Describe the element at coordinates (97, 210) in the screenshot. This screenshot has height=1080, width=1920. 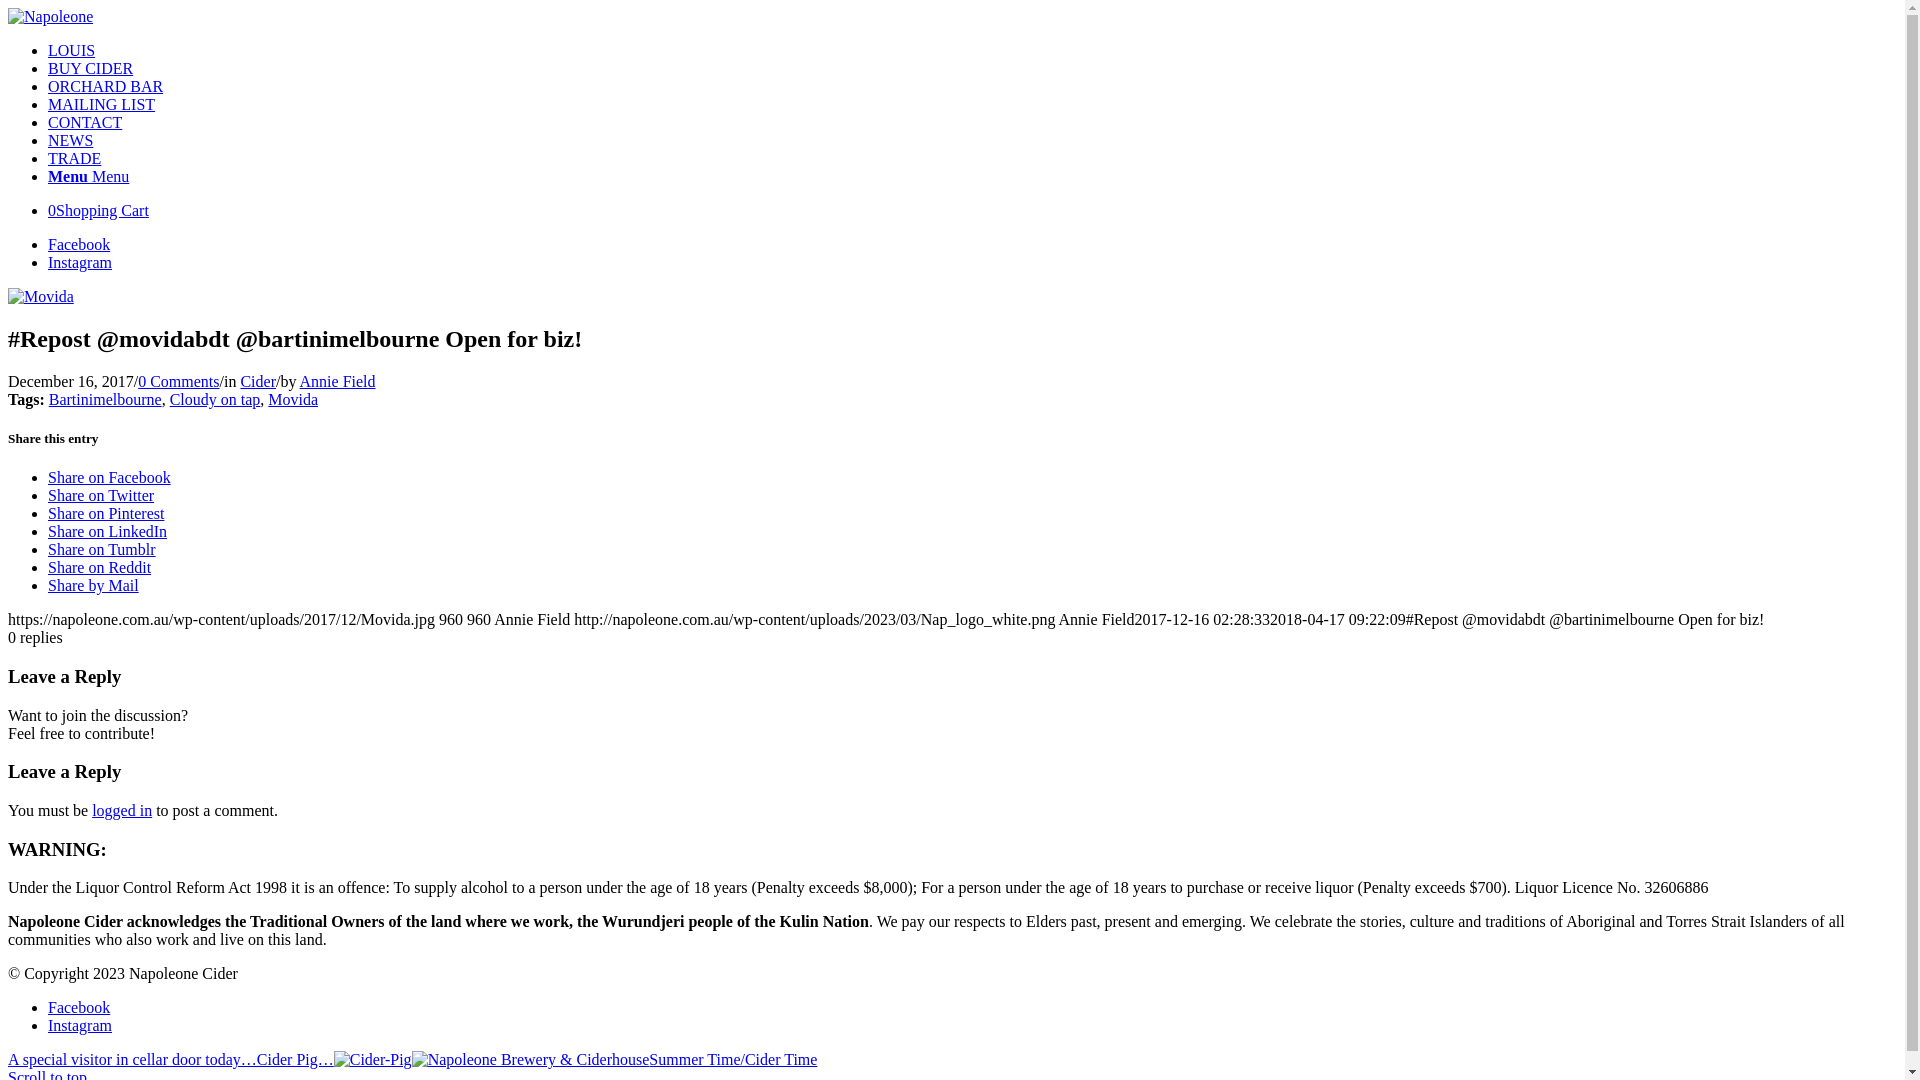
I see `'0Shopping Cart'` at that location.